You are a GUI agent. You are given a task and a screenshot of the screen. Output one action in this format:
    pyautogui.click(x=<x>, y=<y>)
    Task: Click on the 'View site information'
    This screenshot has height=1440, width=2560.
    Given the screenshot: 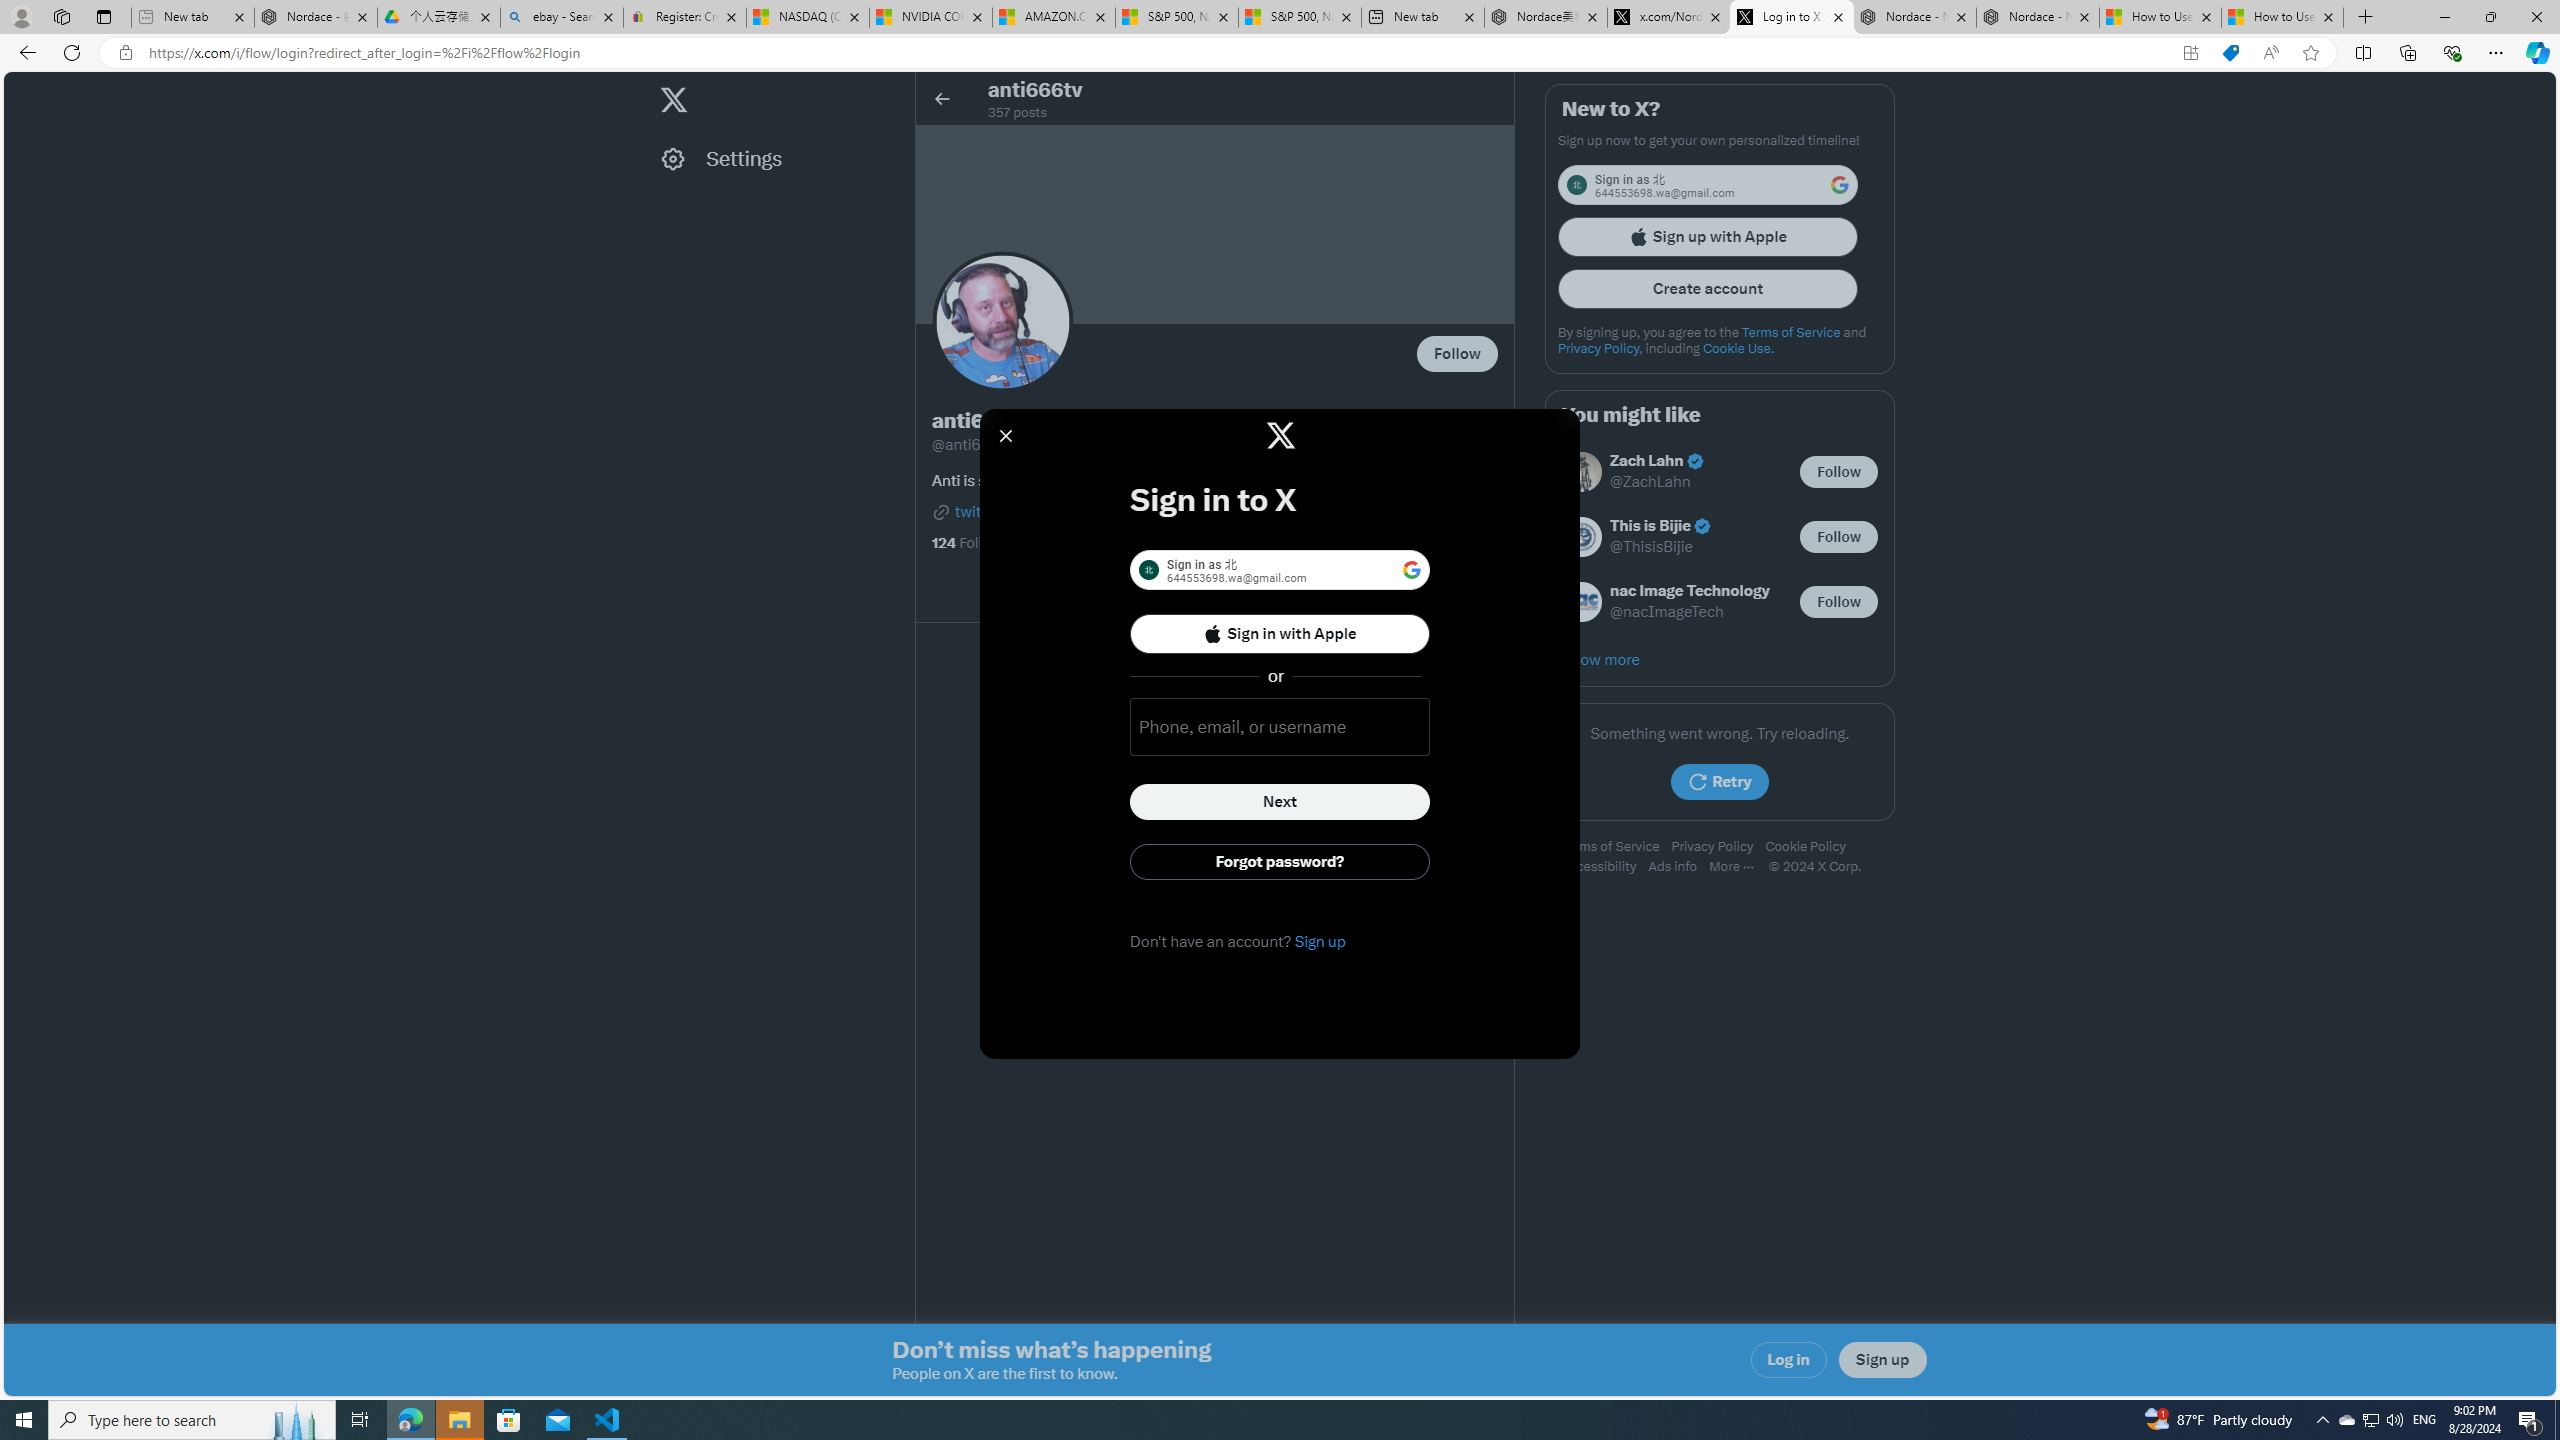 What is the action you would take?
    pyautogui.click(x=125, y=53)
    